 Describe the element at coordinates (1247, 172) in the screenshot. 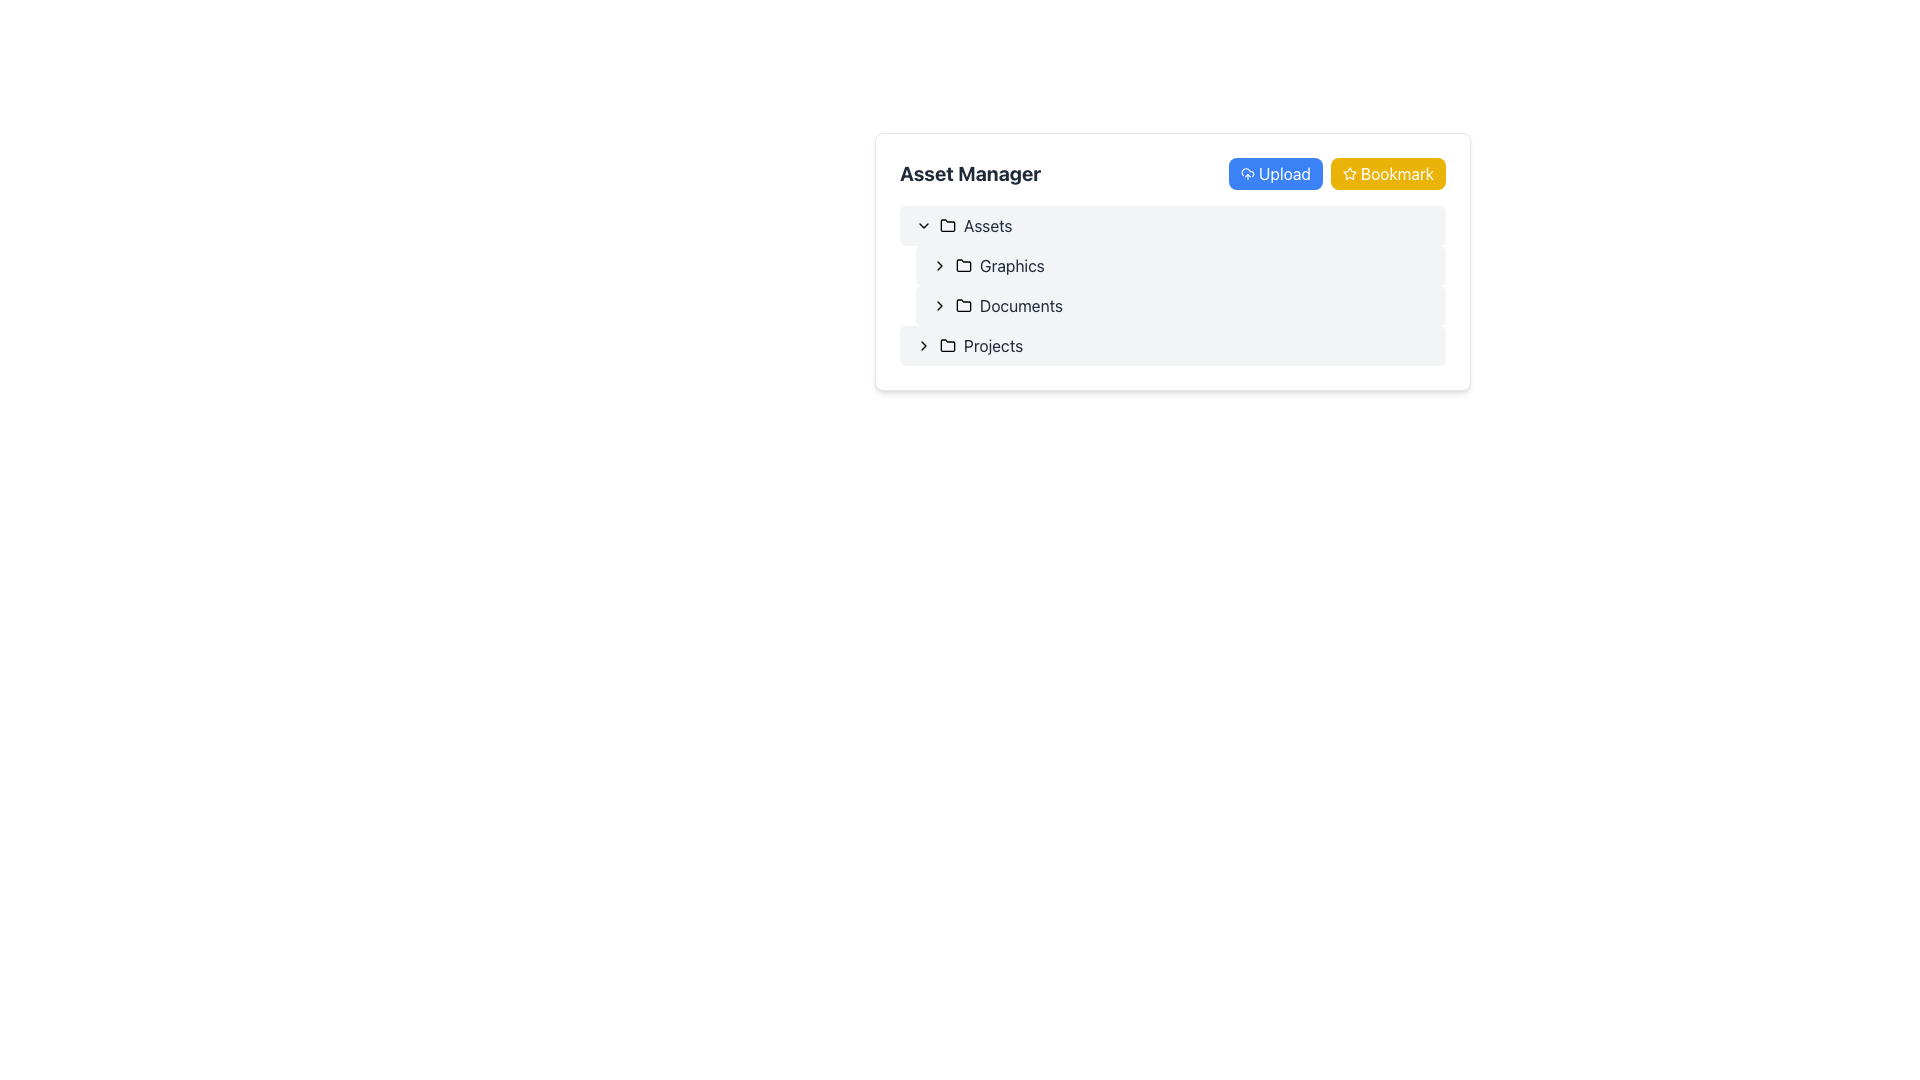

I see `the upload icon located on the left side of the 'Upload' button in the top-right corner of the 'Asset Manager' section` at that location.